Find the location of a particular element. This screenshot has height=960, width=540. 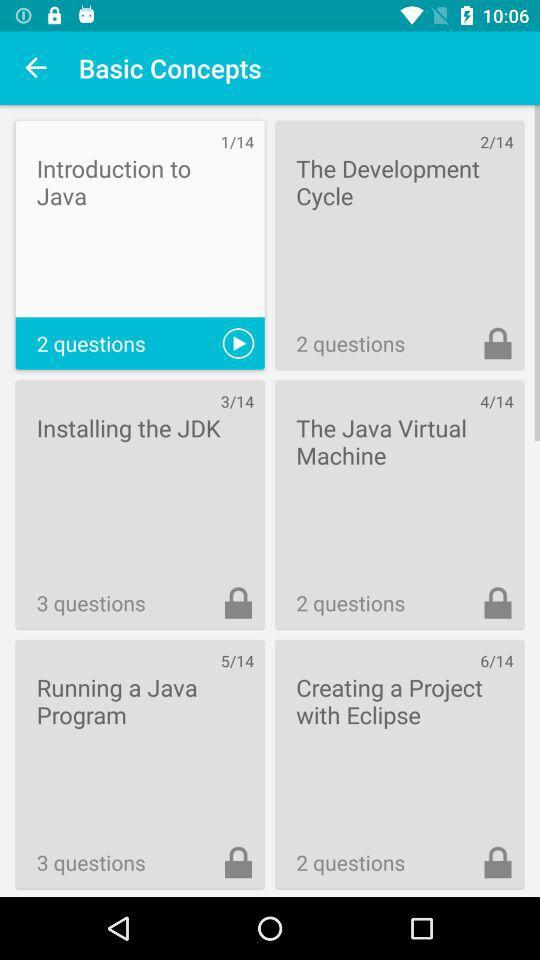

item to the left of basic concepts is located at coordinates (36, 68).